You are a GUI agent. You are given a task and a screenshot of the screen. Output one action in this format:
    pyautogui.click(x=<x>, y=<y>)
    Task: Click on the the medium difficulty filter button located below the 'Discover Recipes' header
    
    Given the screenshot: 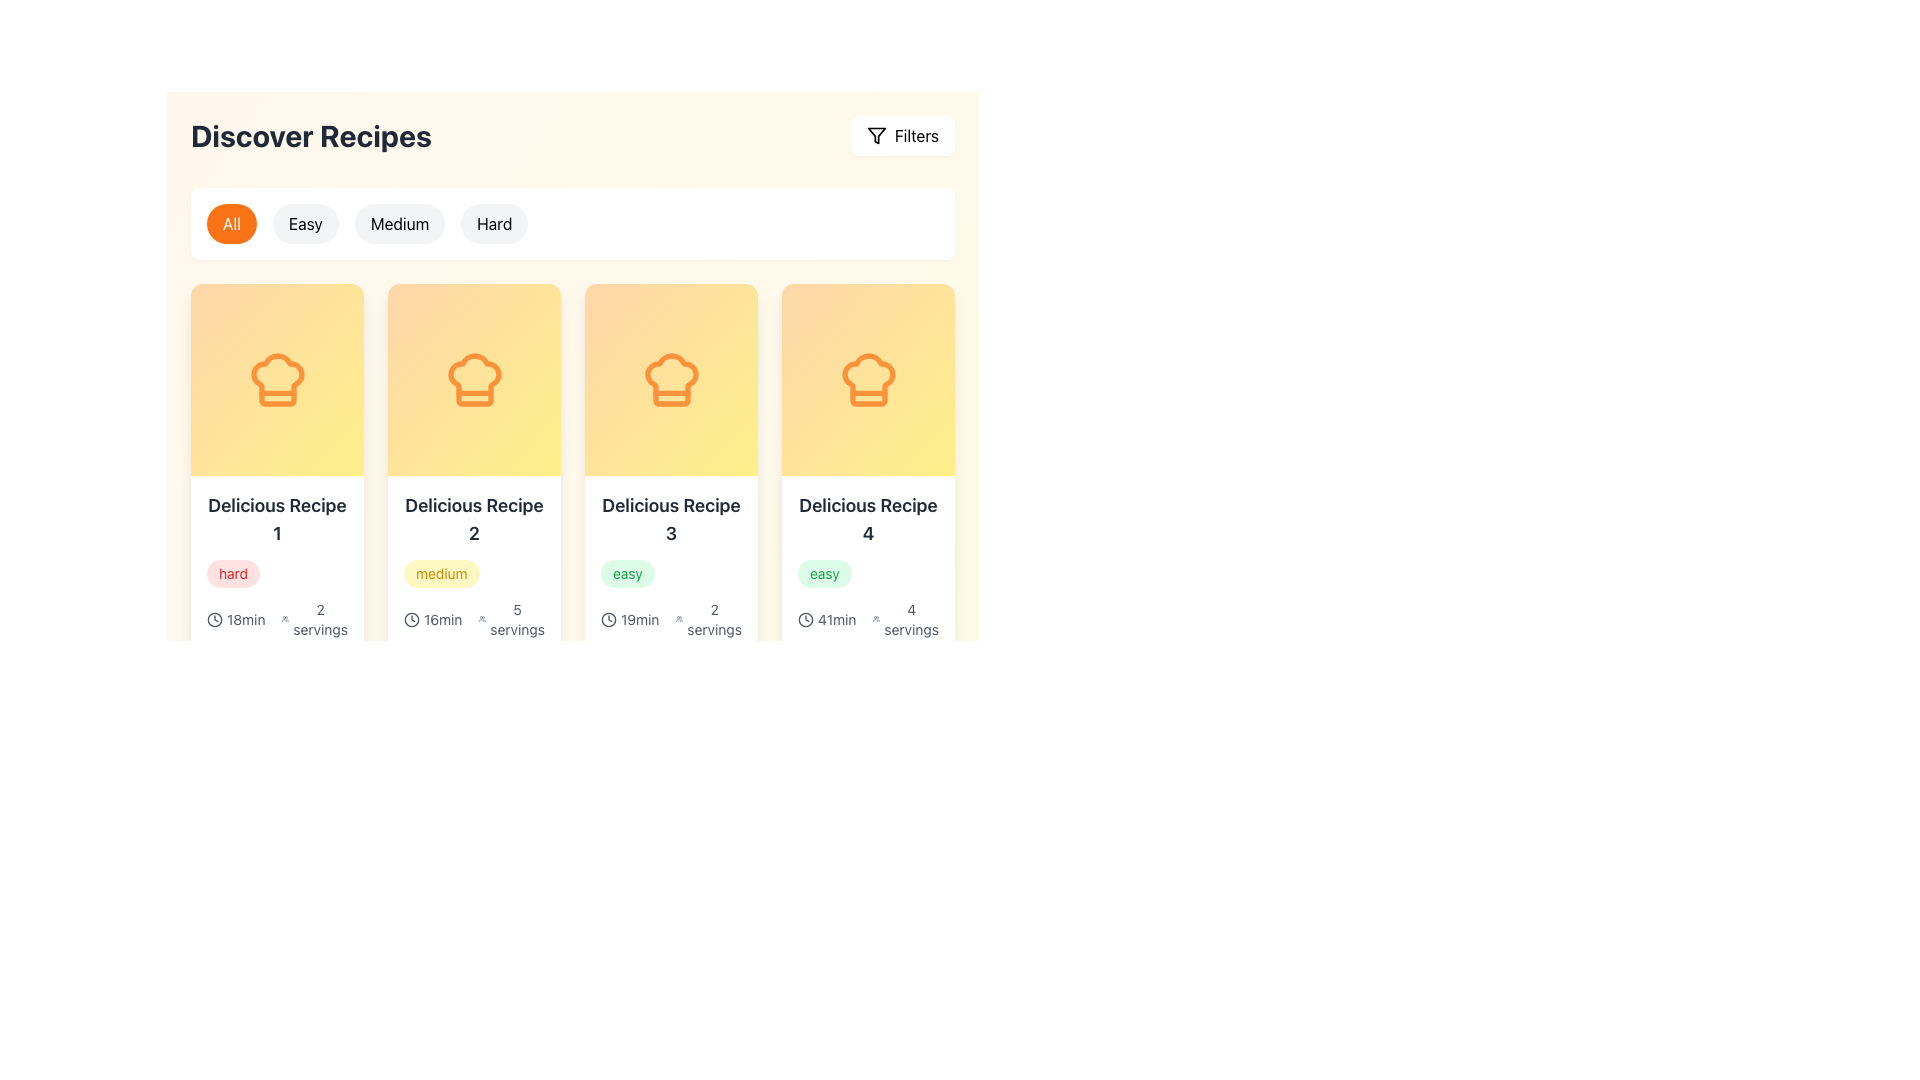 What is the action you would take?
    pyautogui.click(x=399, y=223)
    